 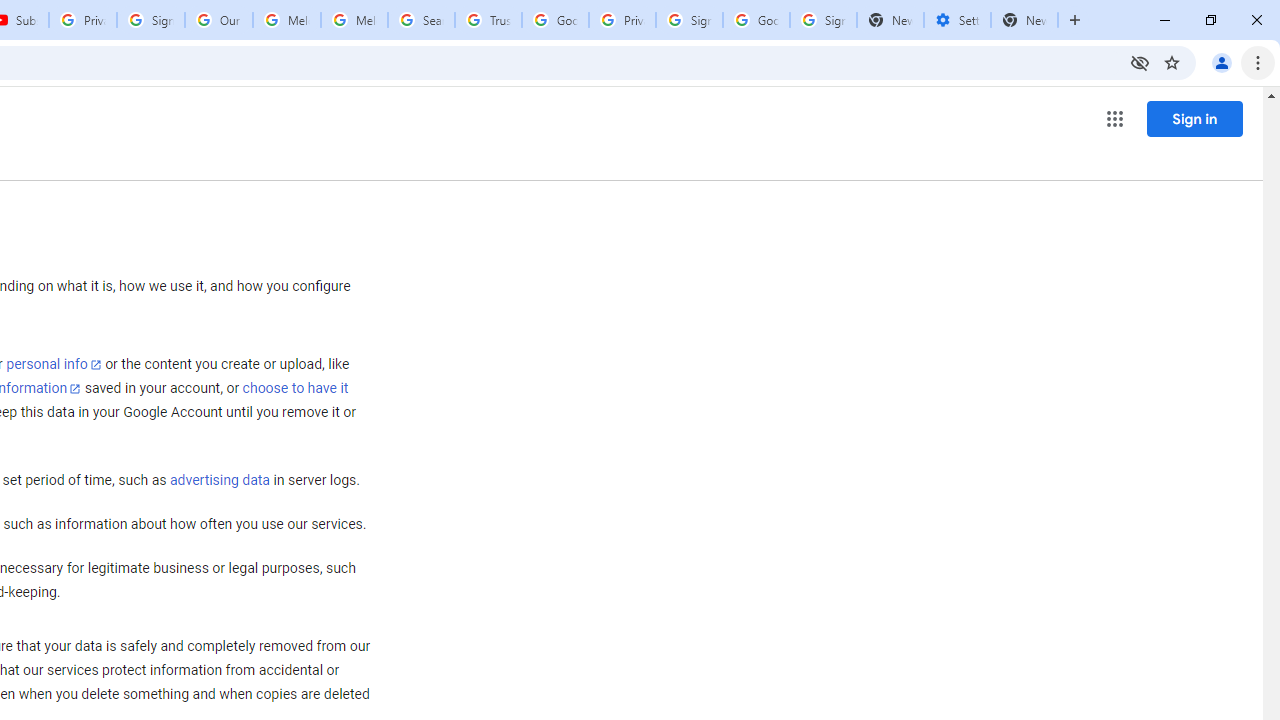 What do you see at coordinates (1194, 118) in the screenshot?
I see `'Sign in'` at bounding box center [1194, 118].